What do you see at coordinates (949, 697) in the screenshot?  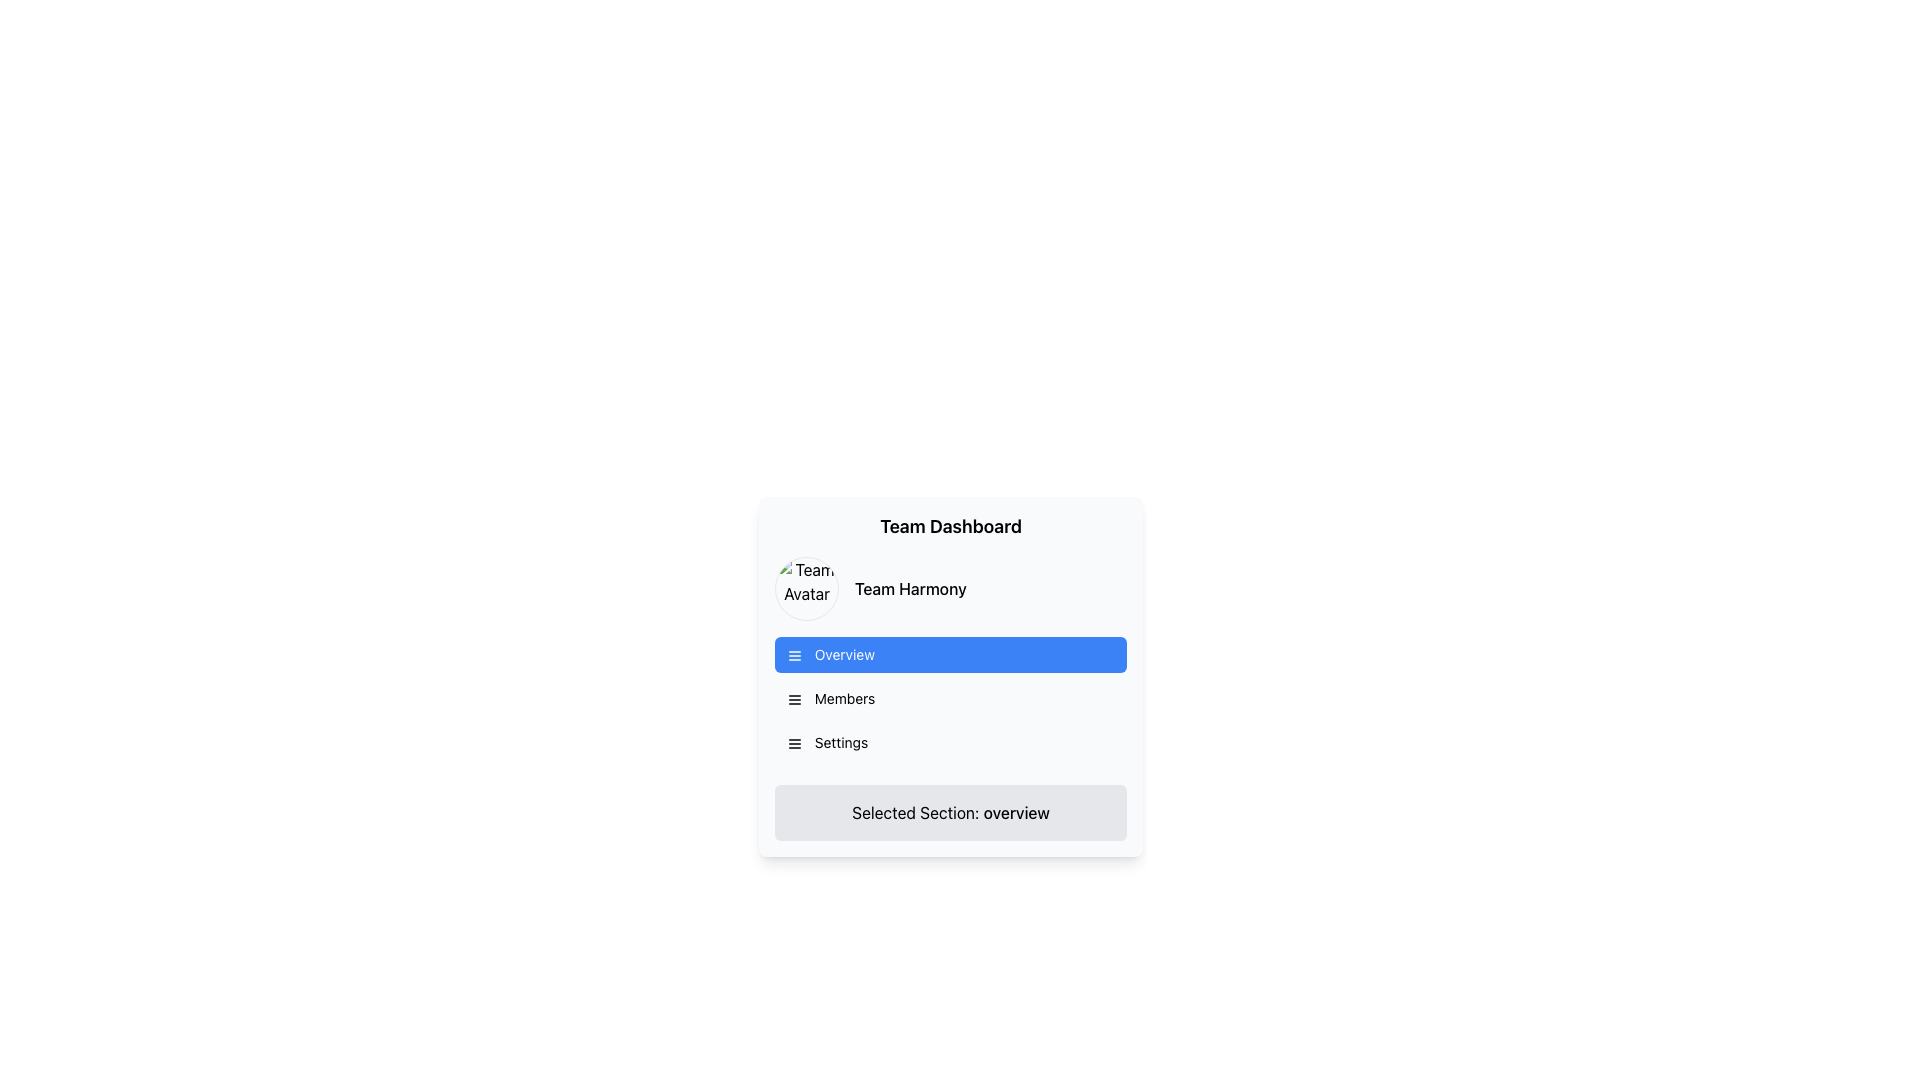 I see `the 'Members' navigational menu item, which is positioned between 'Overview' and 'Settings'` at bounding box center [949, 697].